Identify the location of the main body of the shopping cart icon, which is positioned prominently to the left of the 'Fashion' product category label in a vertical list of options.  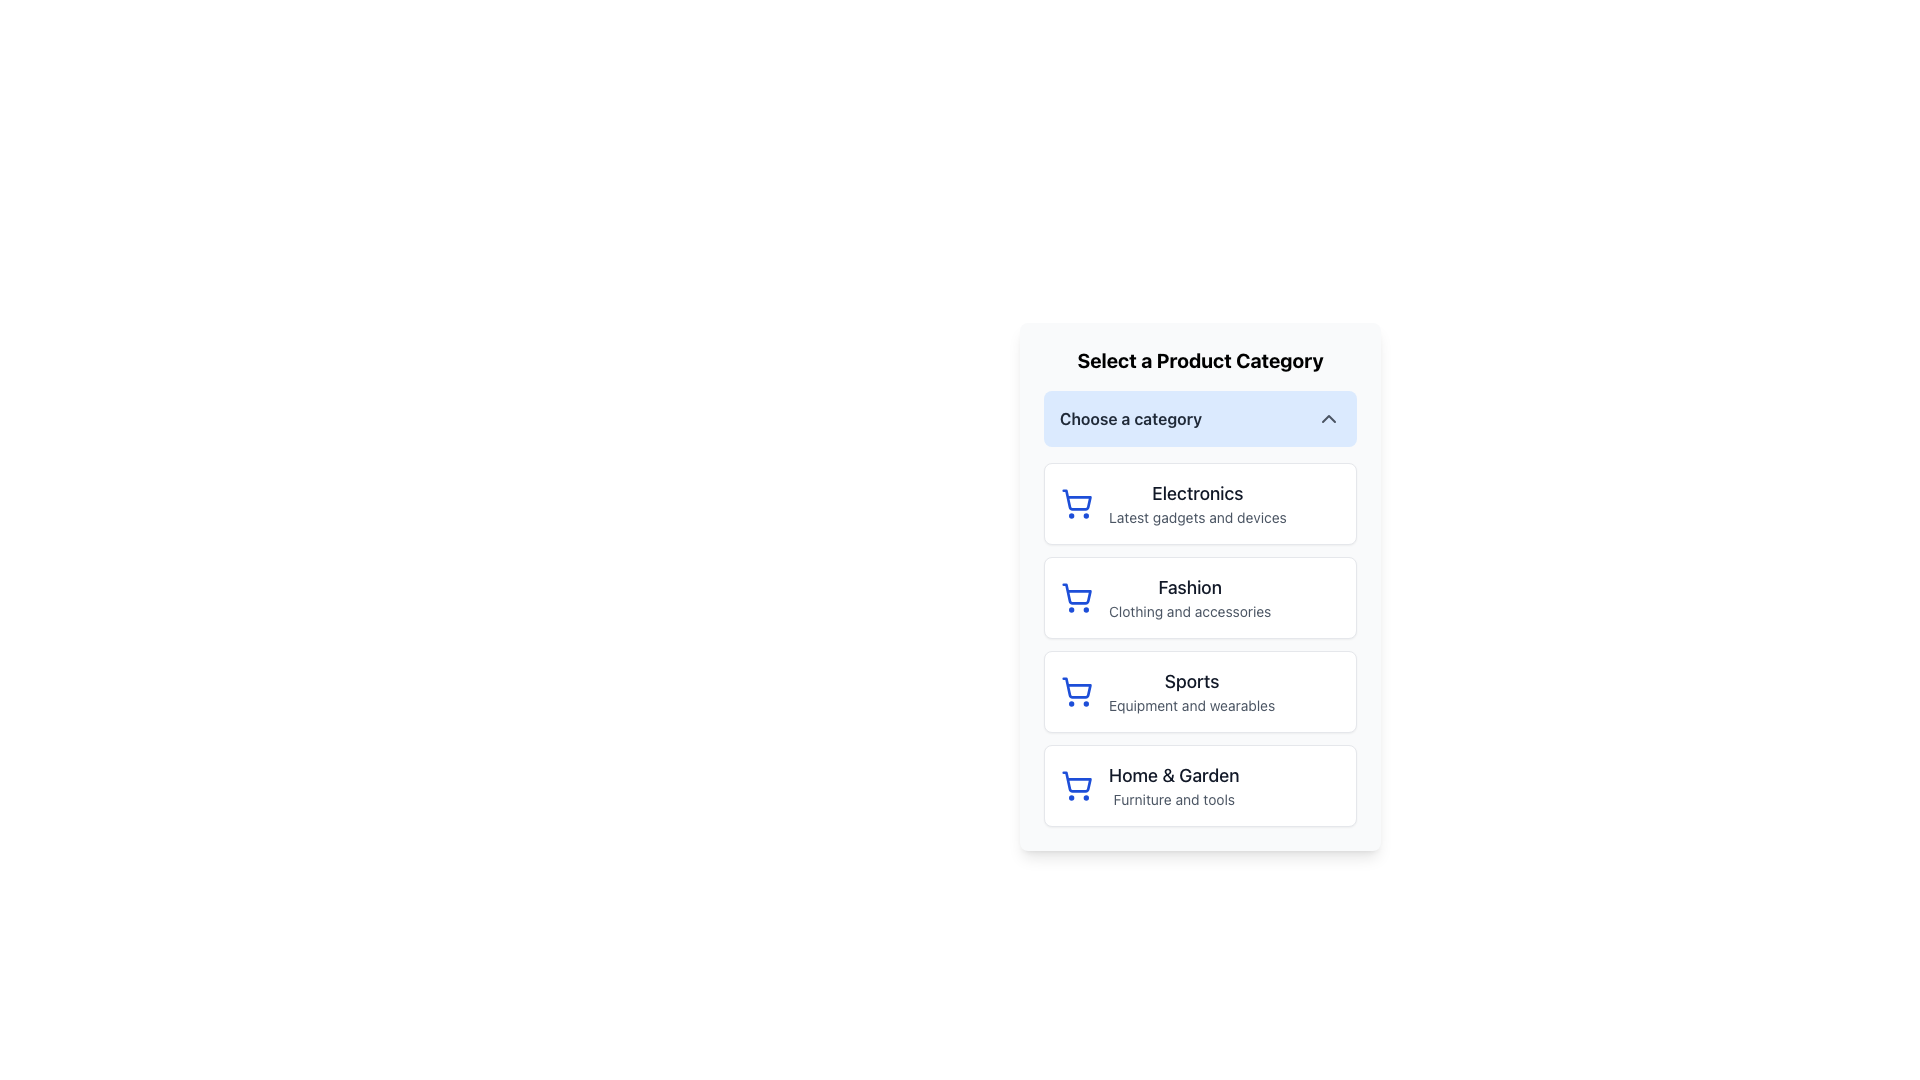
(1076, 593).